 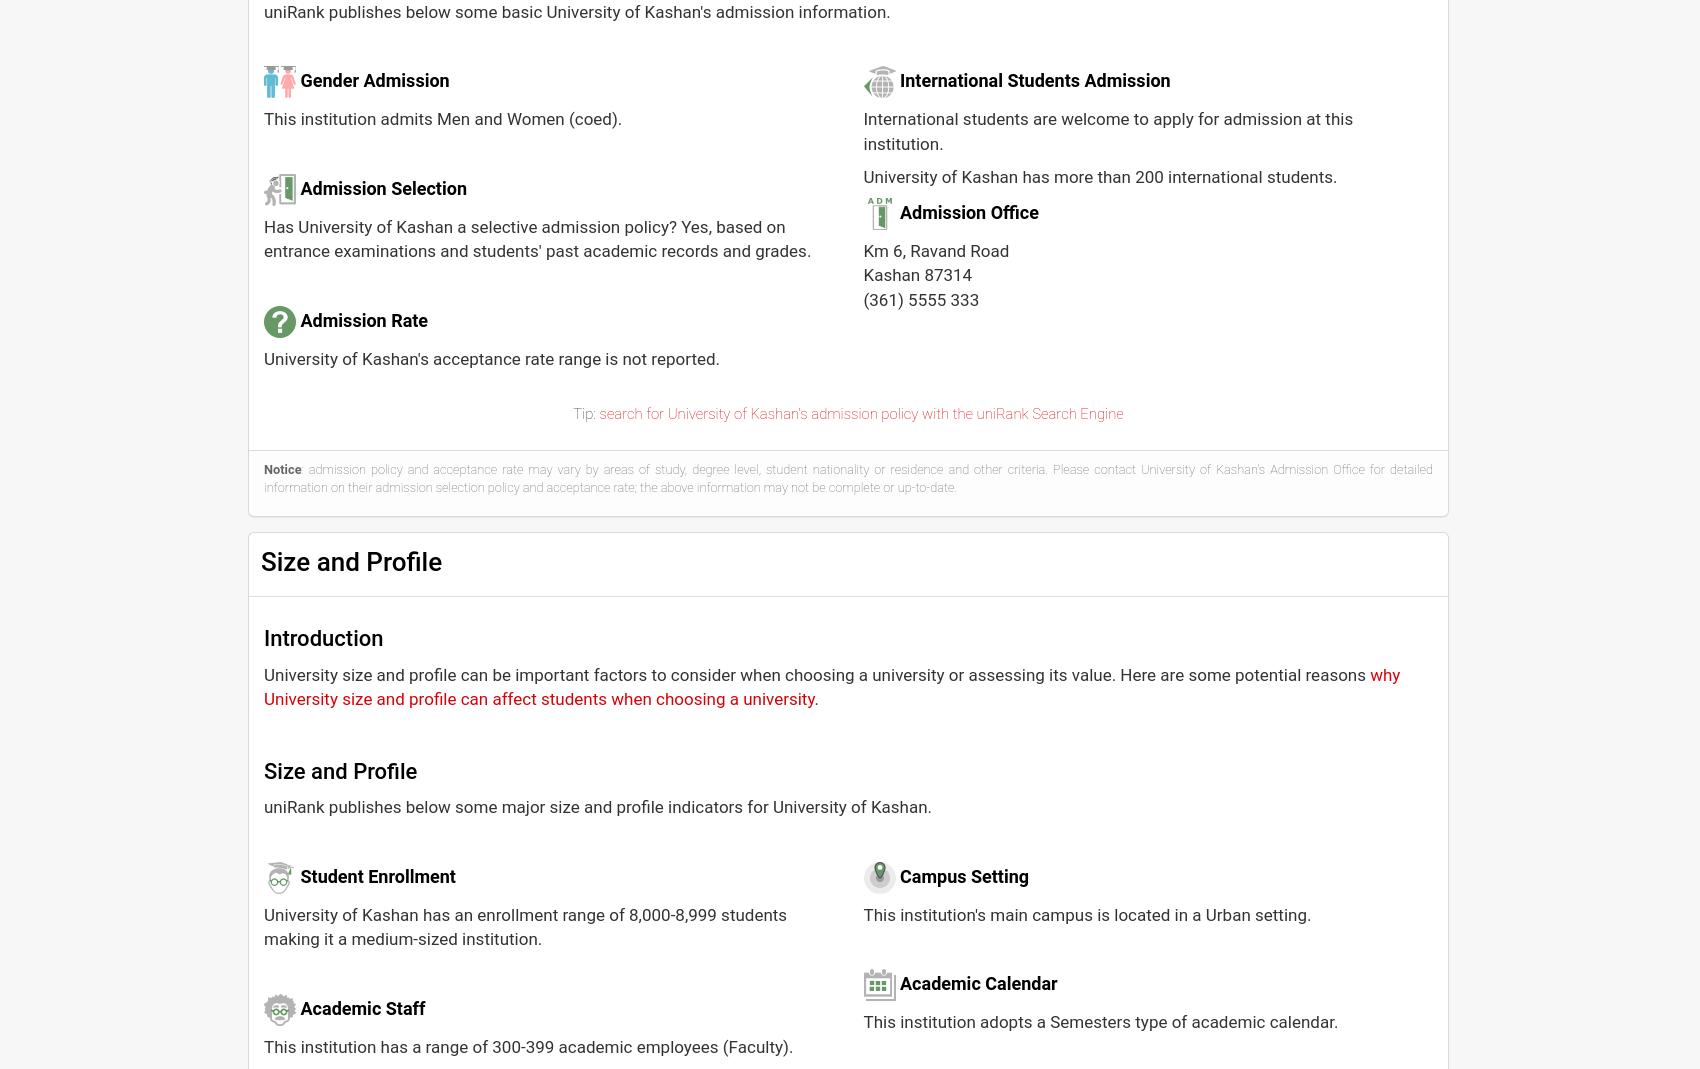 What do you see at coordinates (536, 237) in the screenshot?
I see `'Has University of Kashan a selective admission policy? Yes, based on entrance examinations and students' past academic records and grades.'` at bounding box center [536, 237].